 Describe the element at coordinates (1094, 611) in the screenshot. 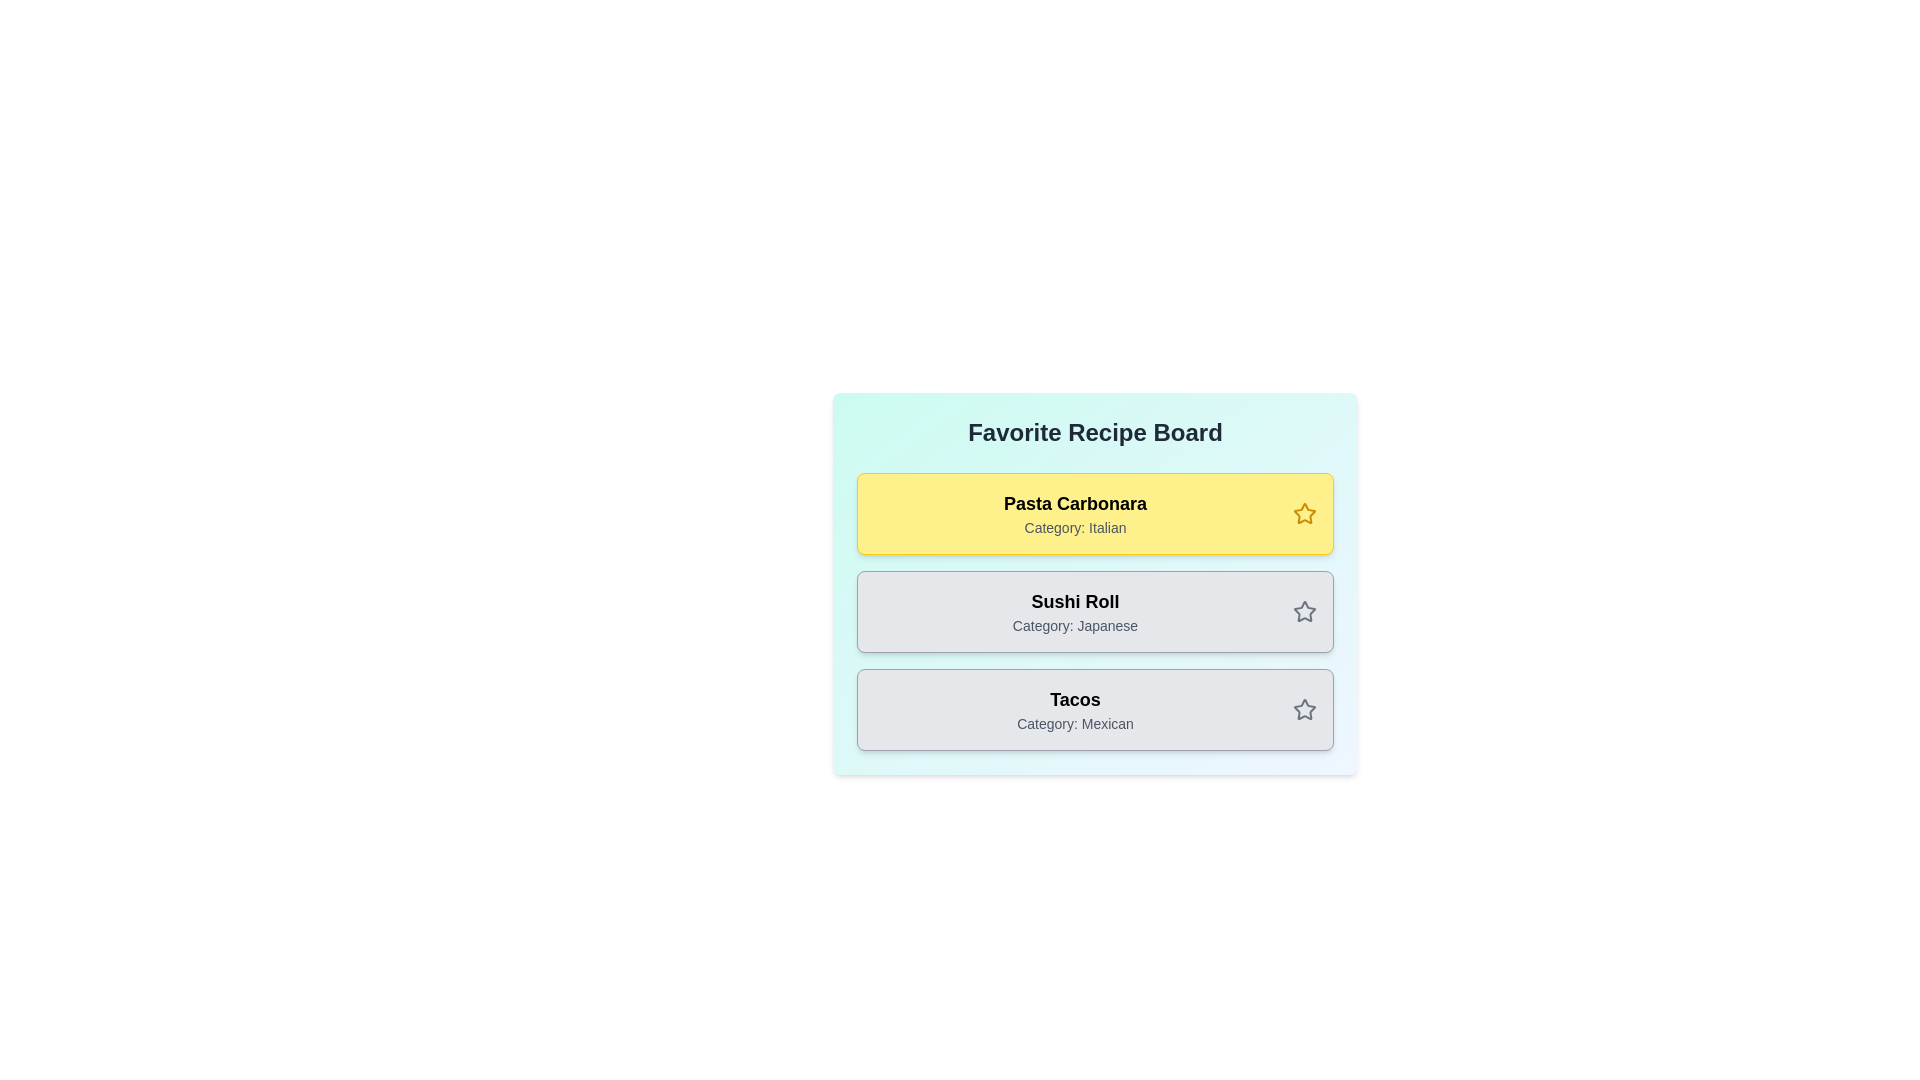

I see `the recipe card for Sushi Roll` at that location.